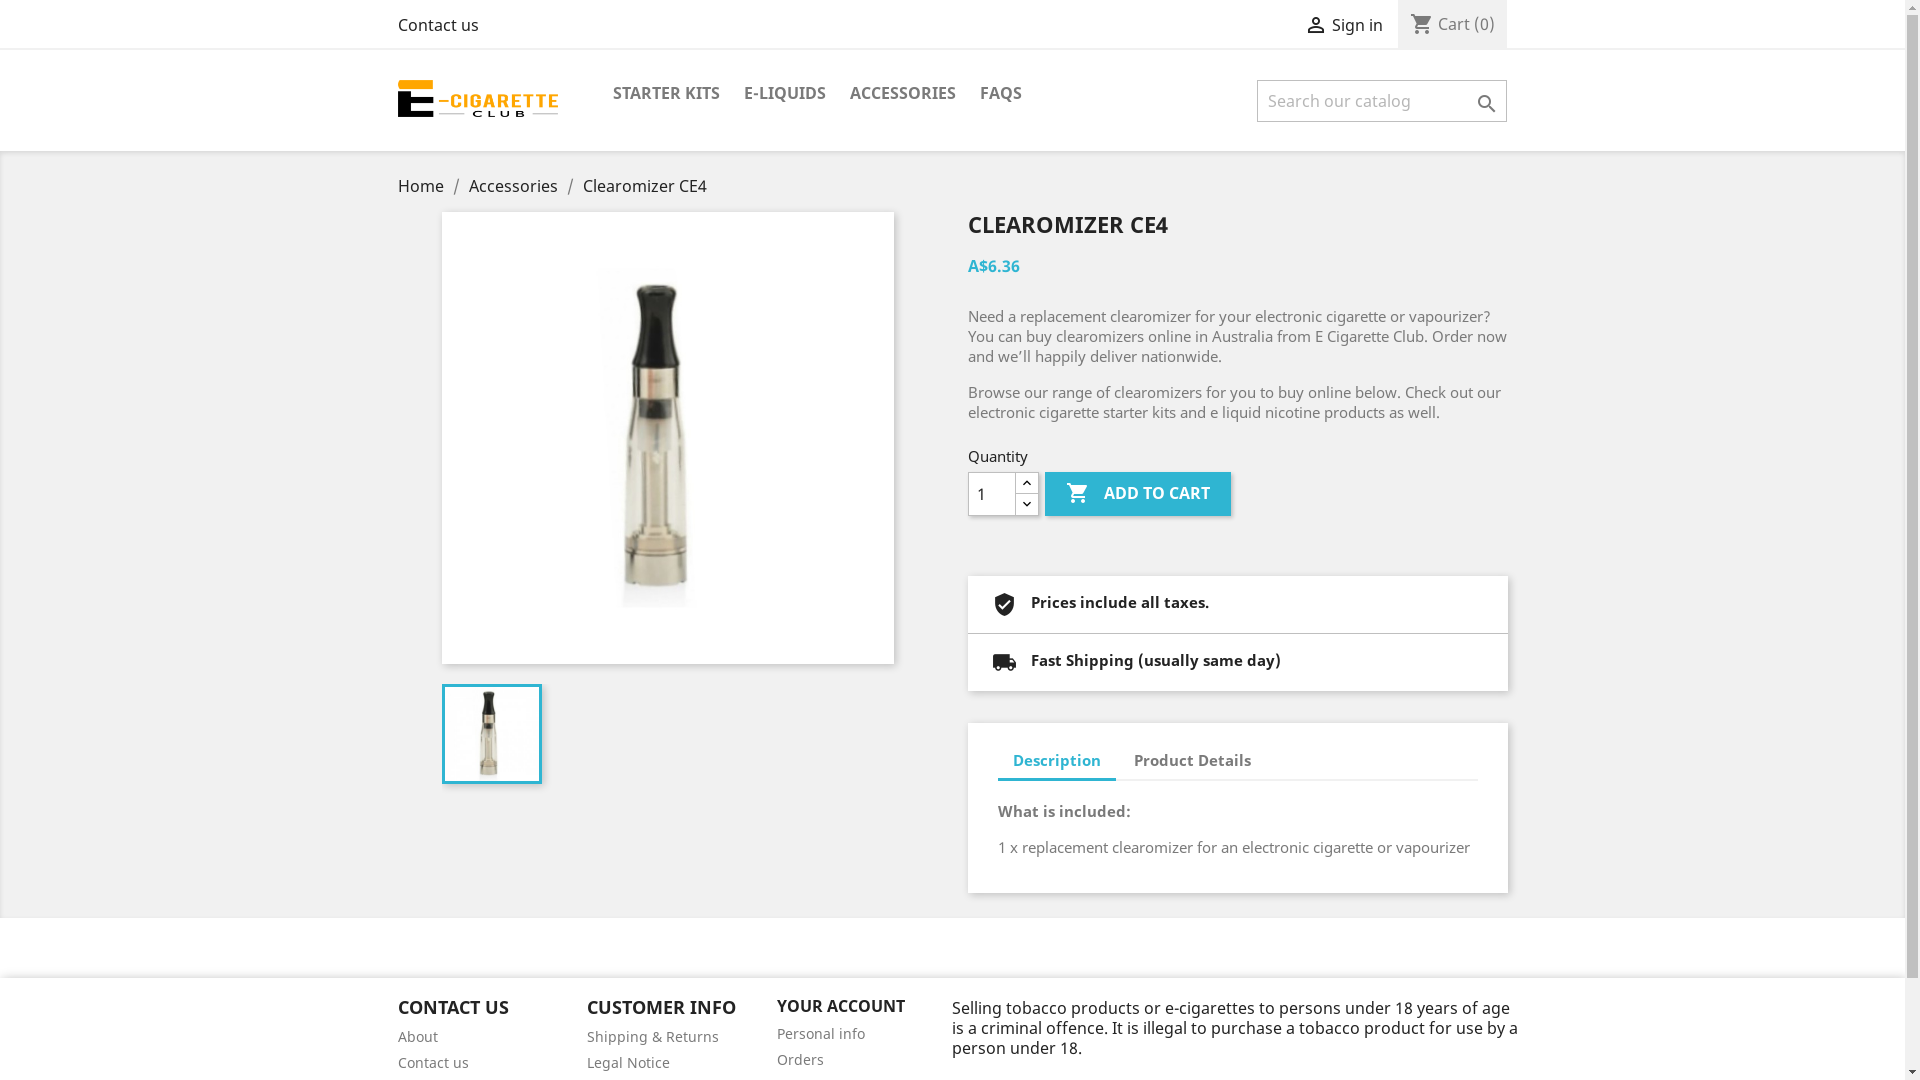  What do you see at coordinates (840, 1006) in the screenshot?
I see `'YOUR ACCOUNT'` at bounding box center [840, 1006].